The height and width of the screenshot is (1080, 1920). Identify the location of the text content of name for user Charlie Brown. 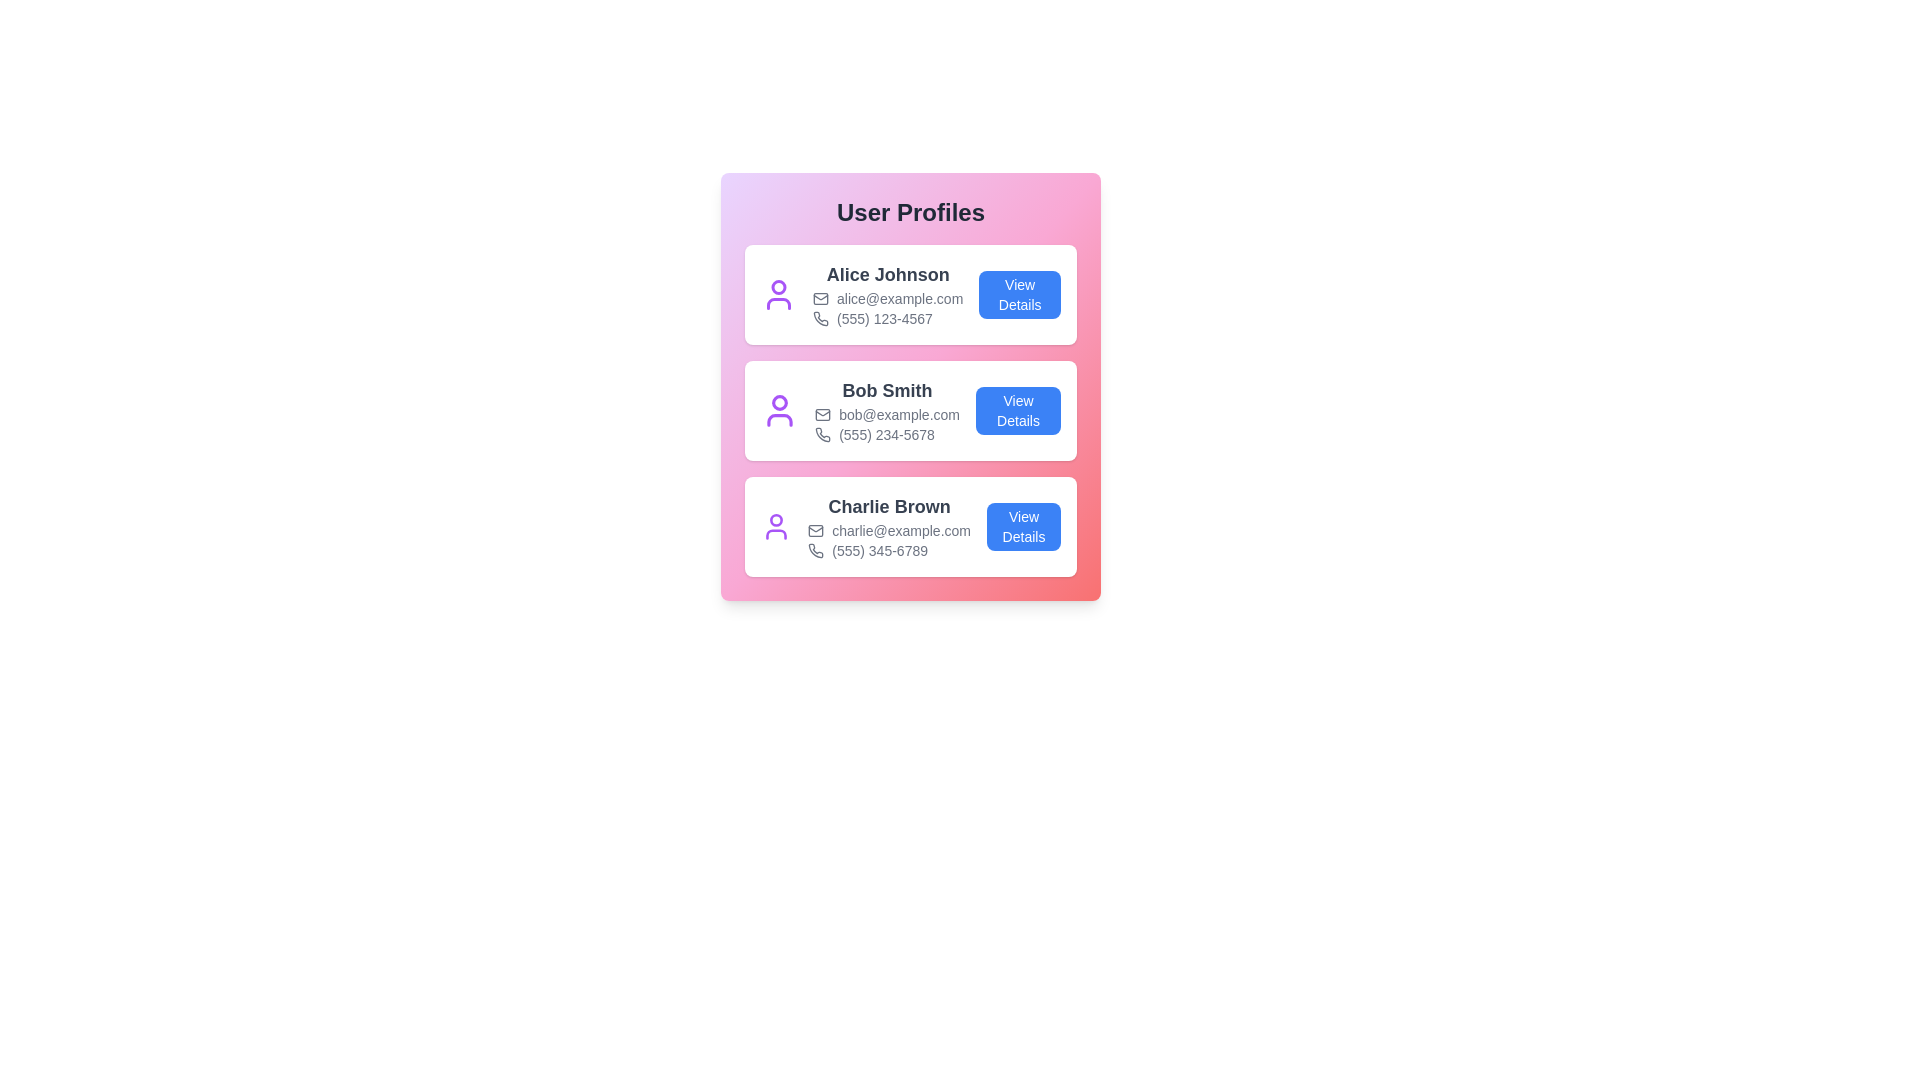
(887, 505).